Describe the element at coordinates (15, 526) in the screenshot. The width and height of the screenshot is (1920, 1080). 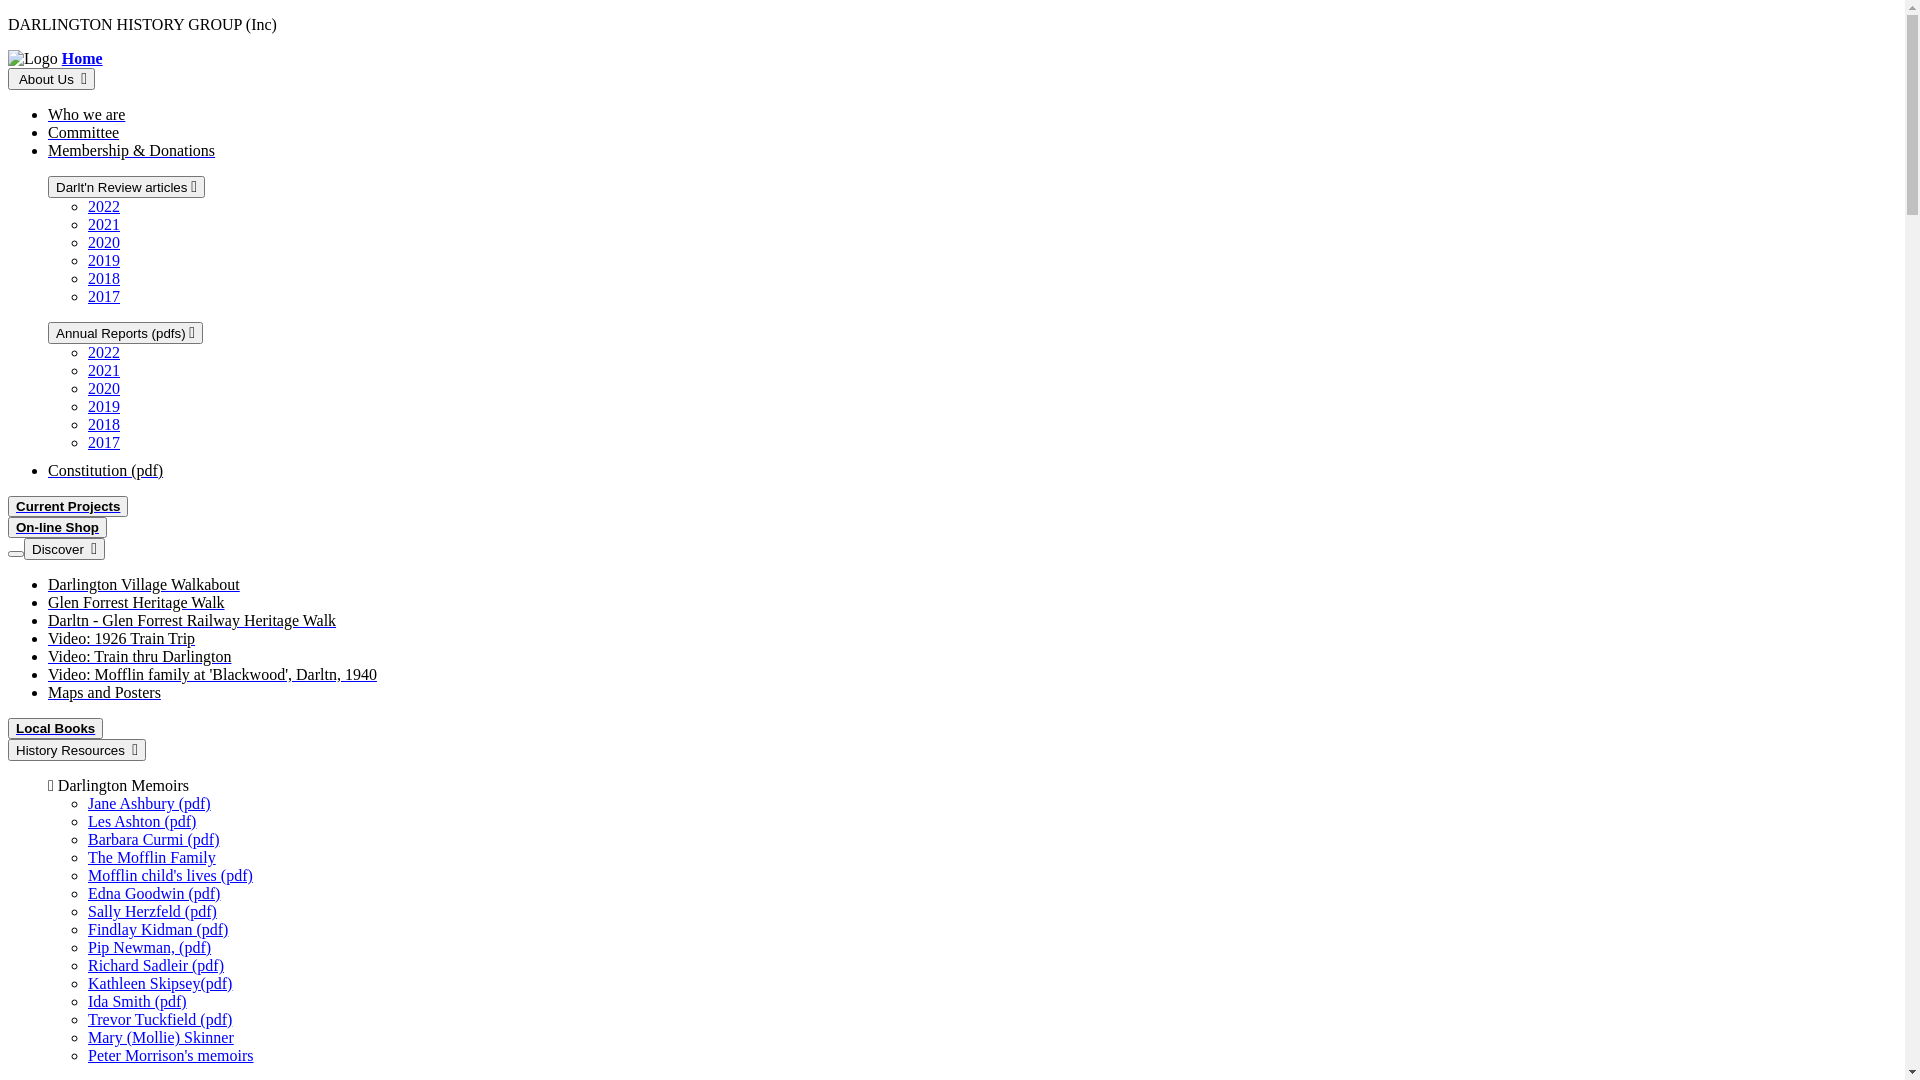
I see `'On-line Shop'` at that location.